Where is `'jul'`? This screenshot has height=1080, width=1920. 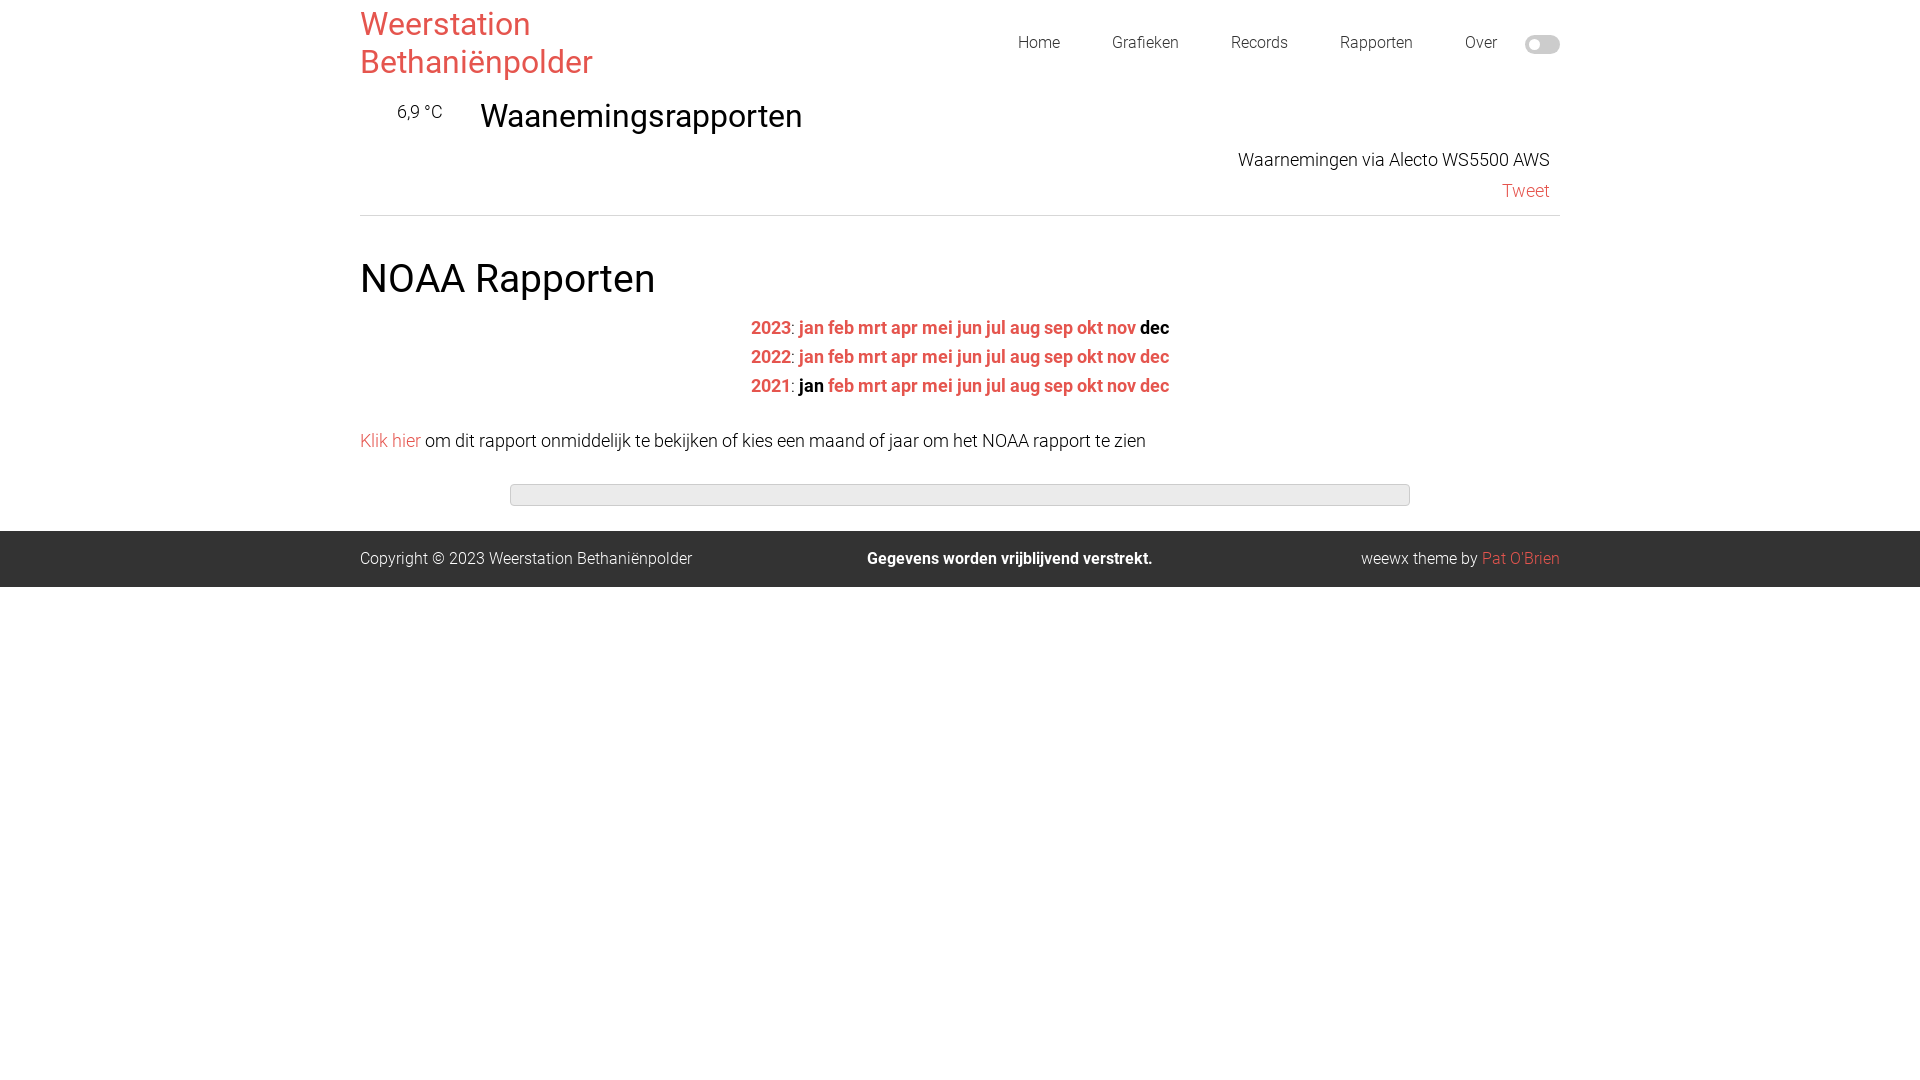 'jul' is located at coordinates (996, 385).